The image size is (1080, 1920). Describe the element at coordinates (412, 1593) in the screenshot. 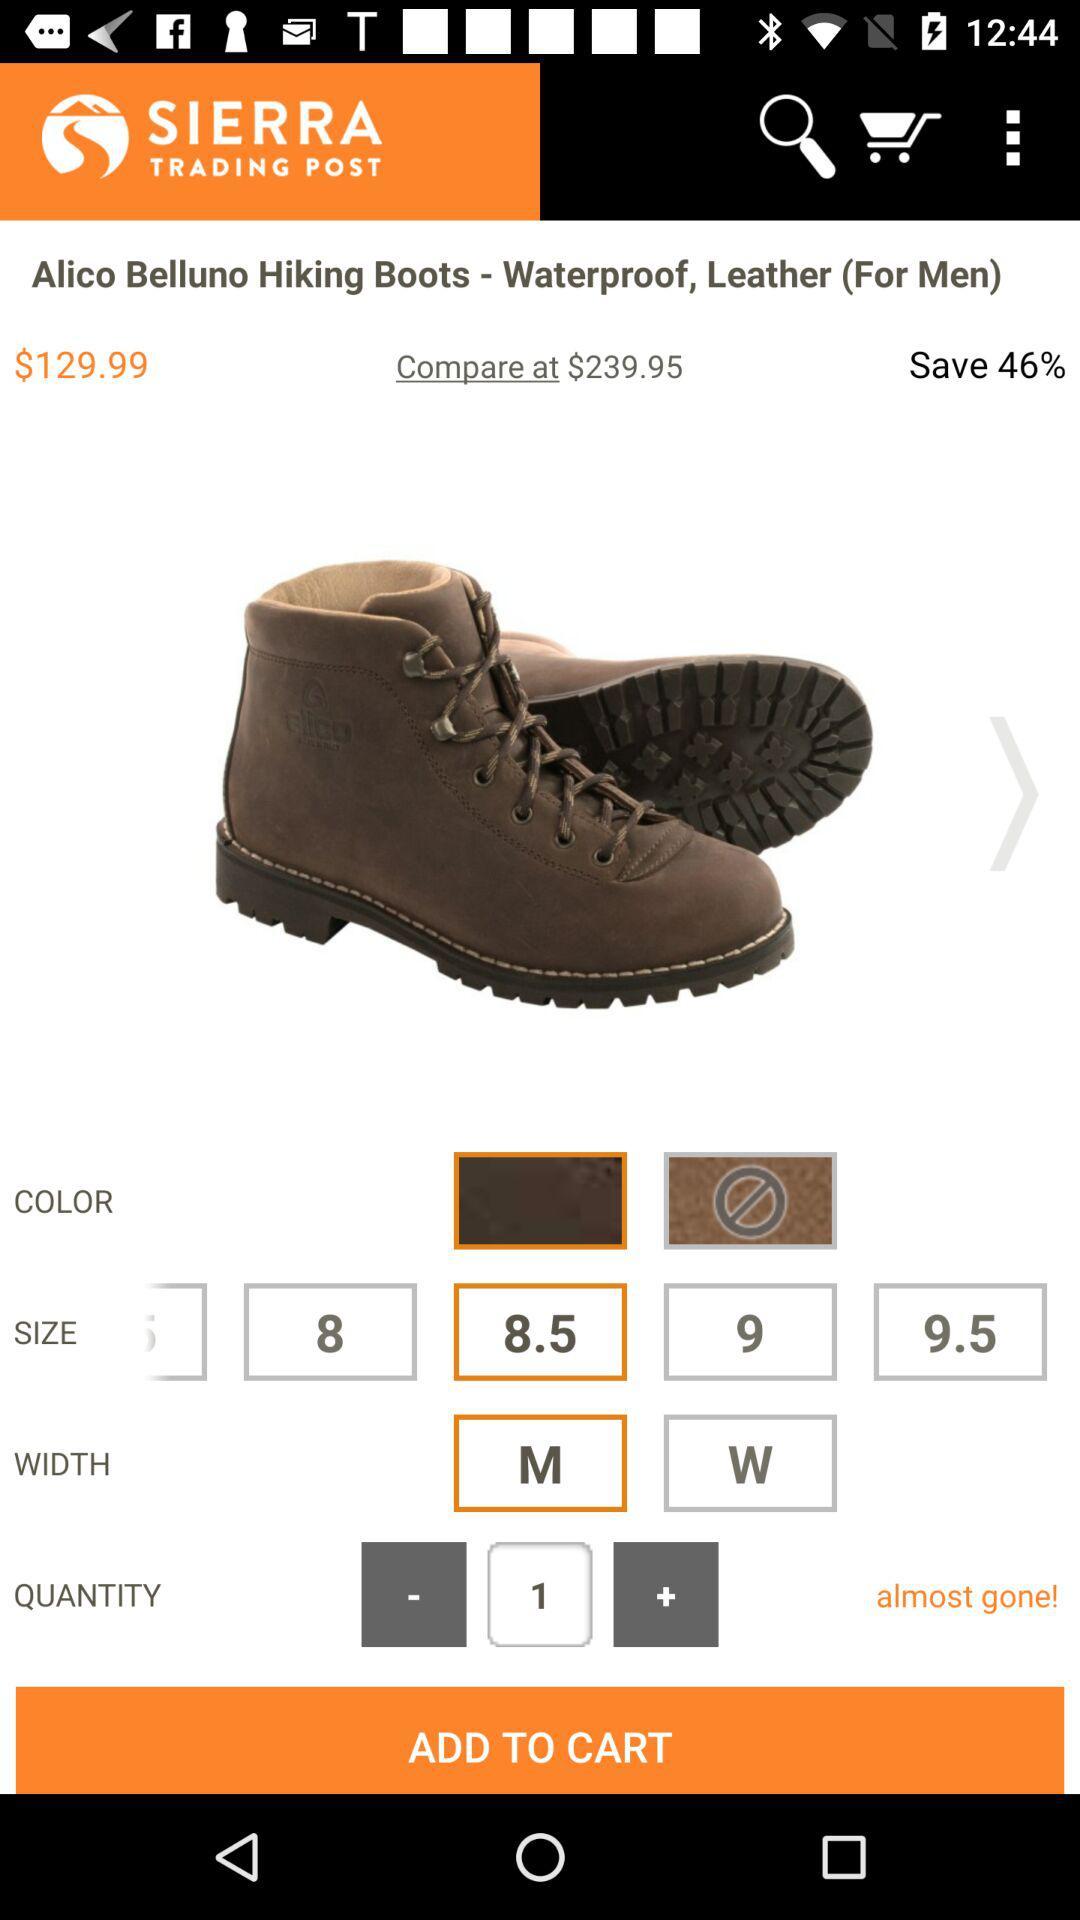

I see `icon above the add to cart icon` at that location.